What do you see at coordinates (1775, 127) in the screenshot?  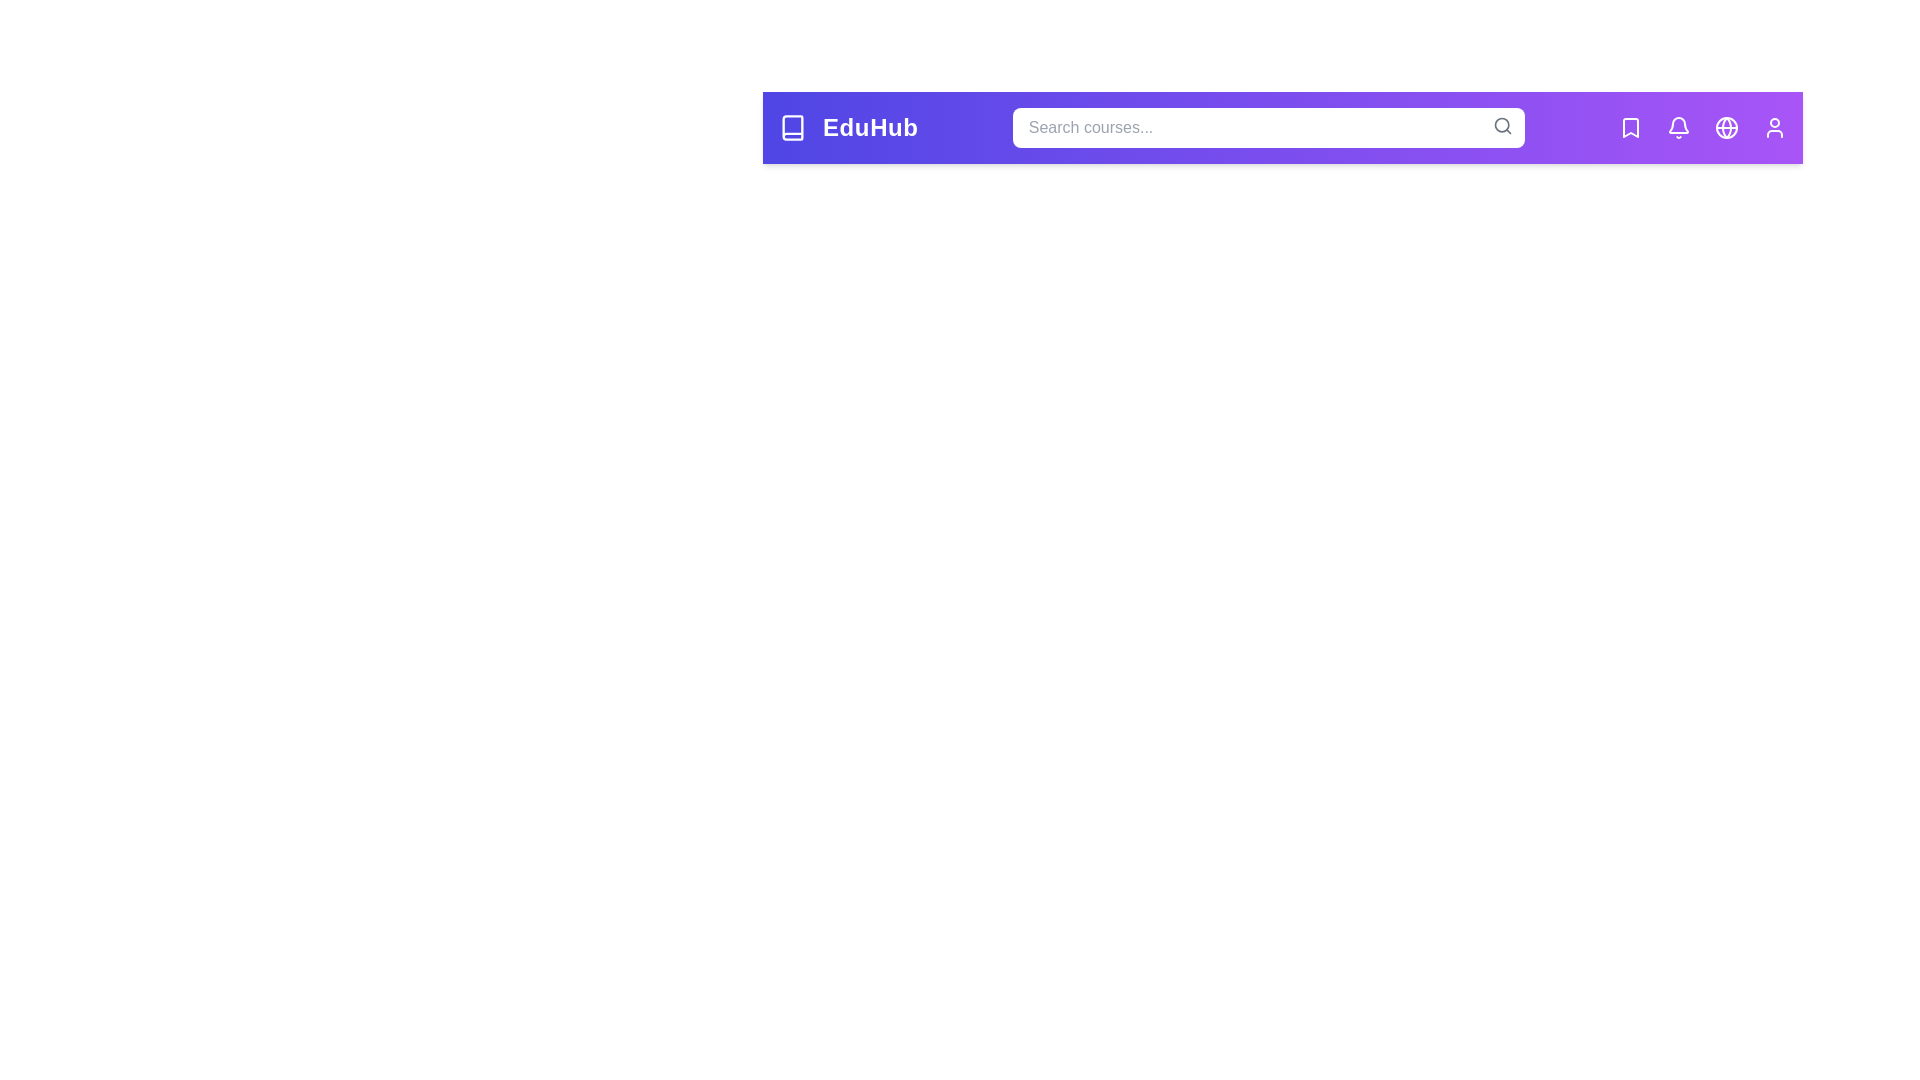 I see `the Profile icon to view its tooltip` at bounding box center [1775, 127].